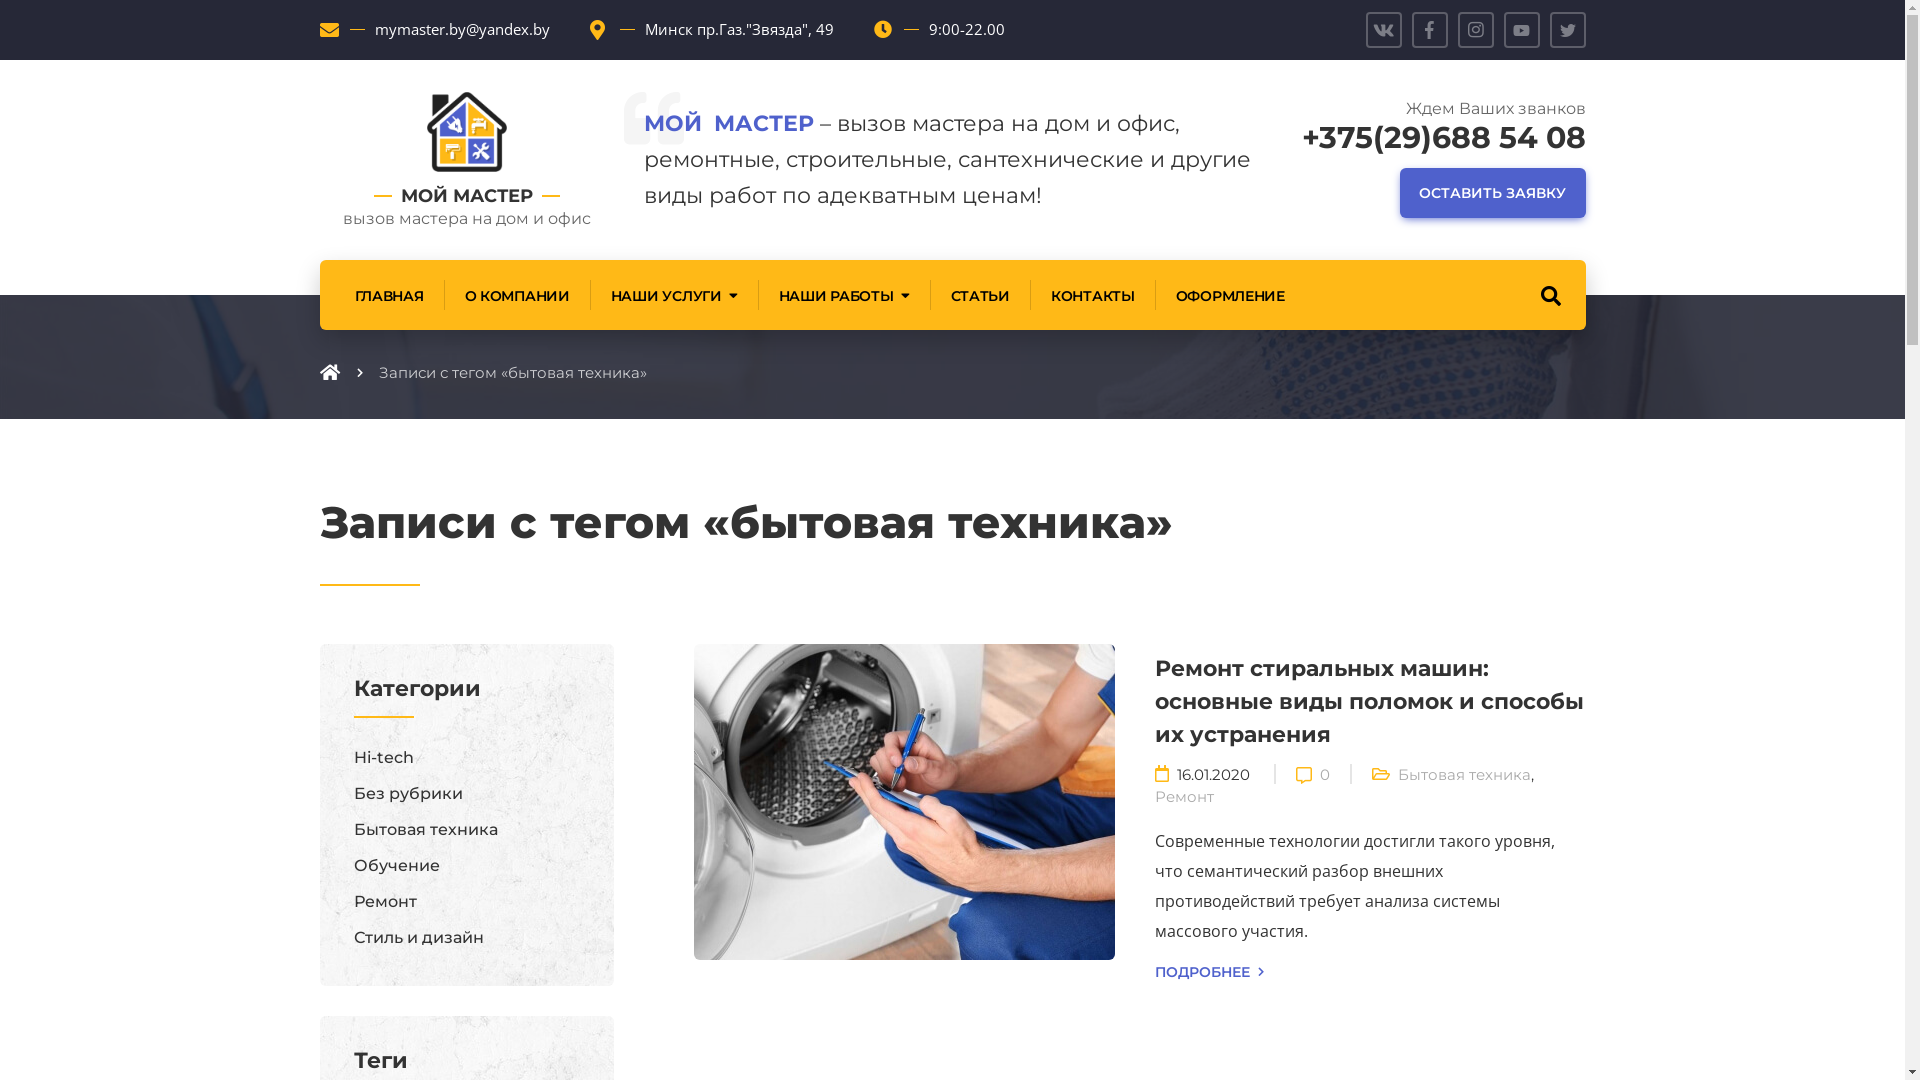  What do you see at coordinates (1458, 30) in the screenshot?
I see `'Instagram'` at bounding box center [1458, 30].